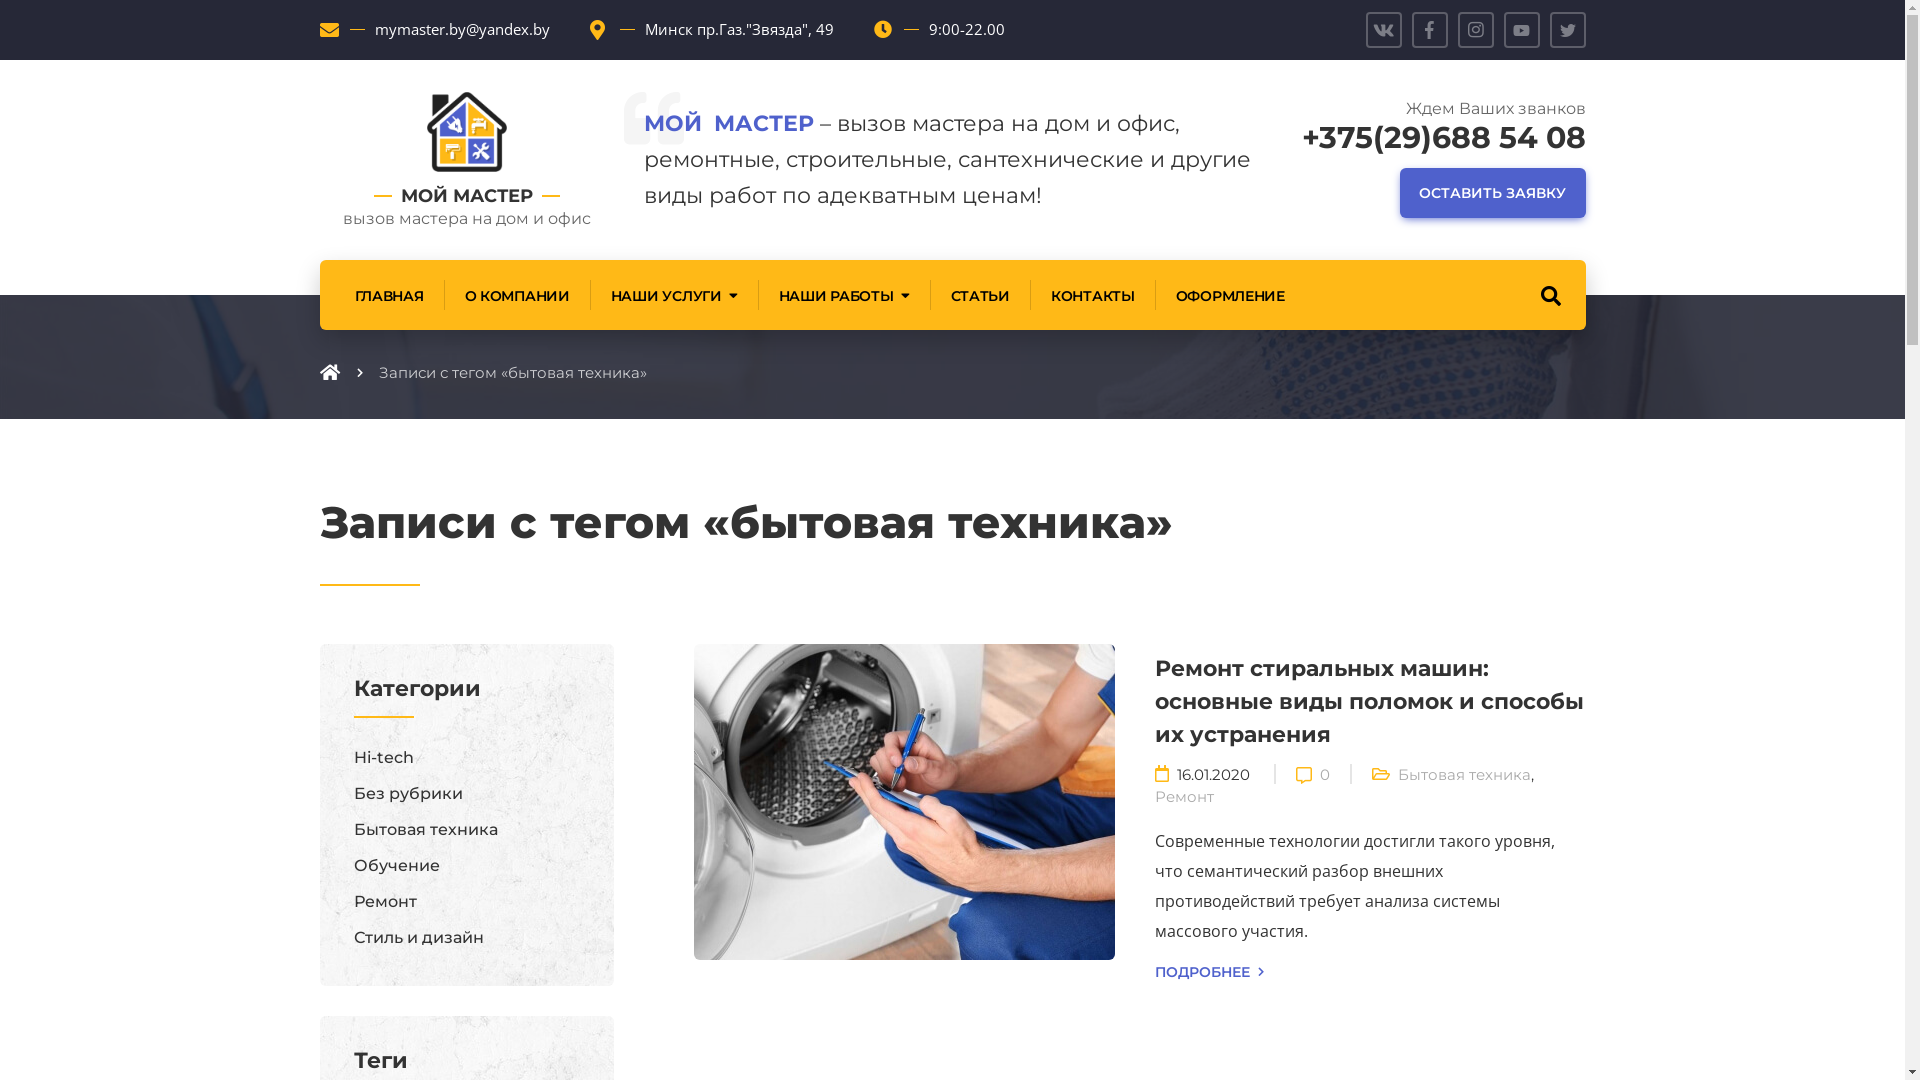  What do you see at coordinates (1458, 30) in the screenshot?
I see `'Instagram'` at bounding box center [1458, 30].